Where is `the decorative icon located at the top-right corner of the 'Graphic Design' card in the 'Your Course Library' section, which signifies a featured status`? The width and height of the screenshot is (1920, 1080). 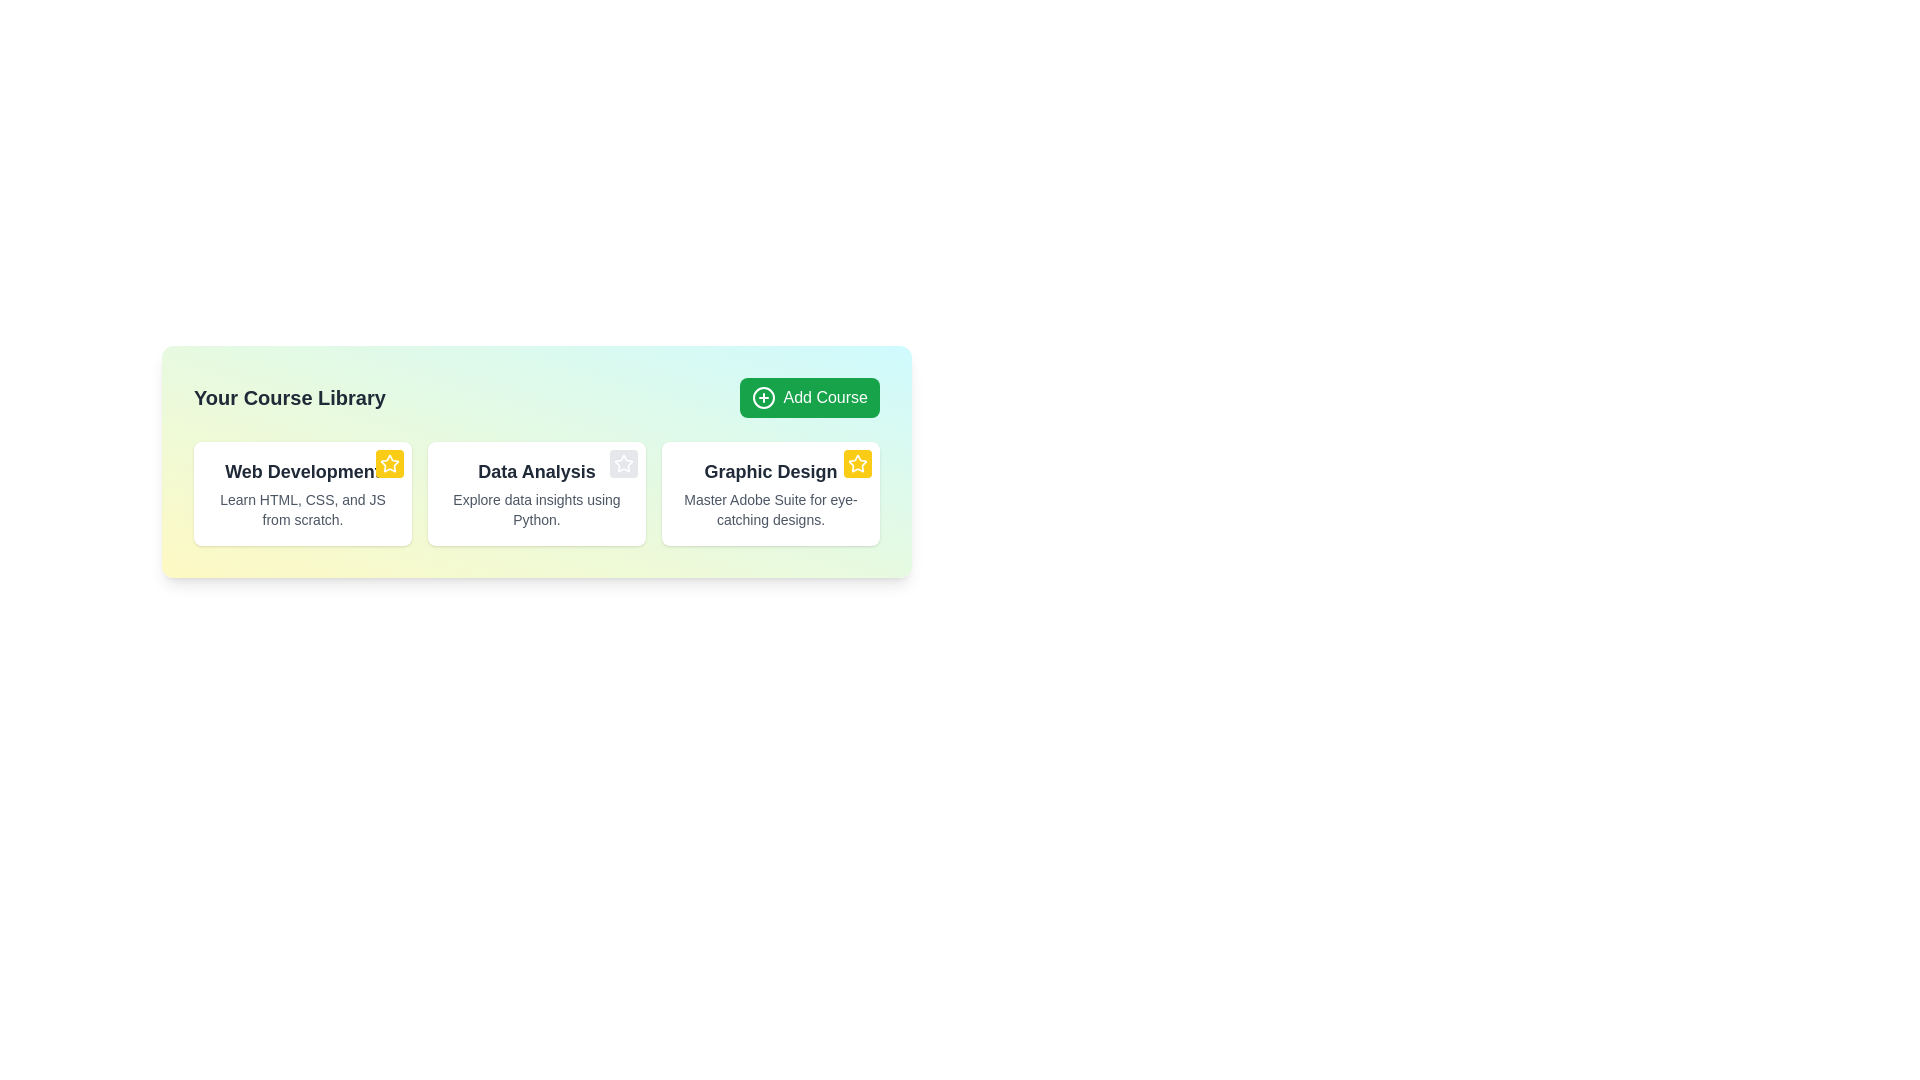
the decorative icon located at the top-right corner of the 'Graphic Design' card in the 'Your Course Library' section, which signifies a featured status is located at coordinates (858, 463).